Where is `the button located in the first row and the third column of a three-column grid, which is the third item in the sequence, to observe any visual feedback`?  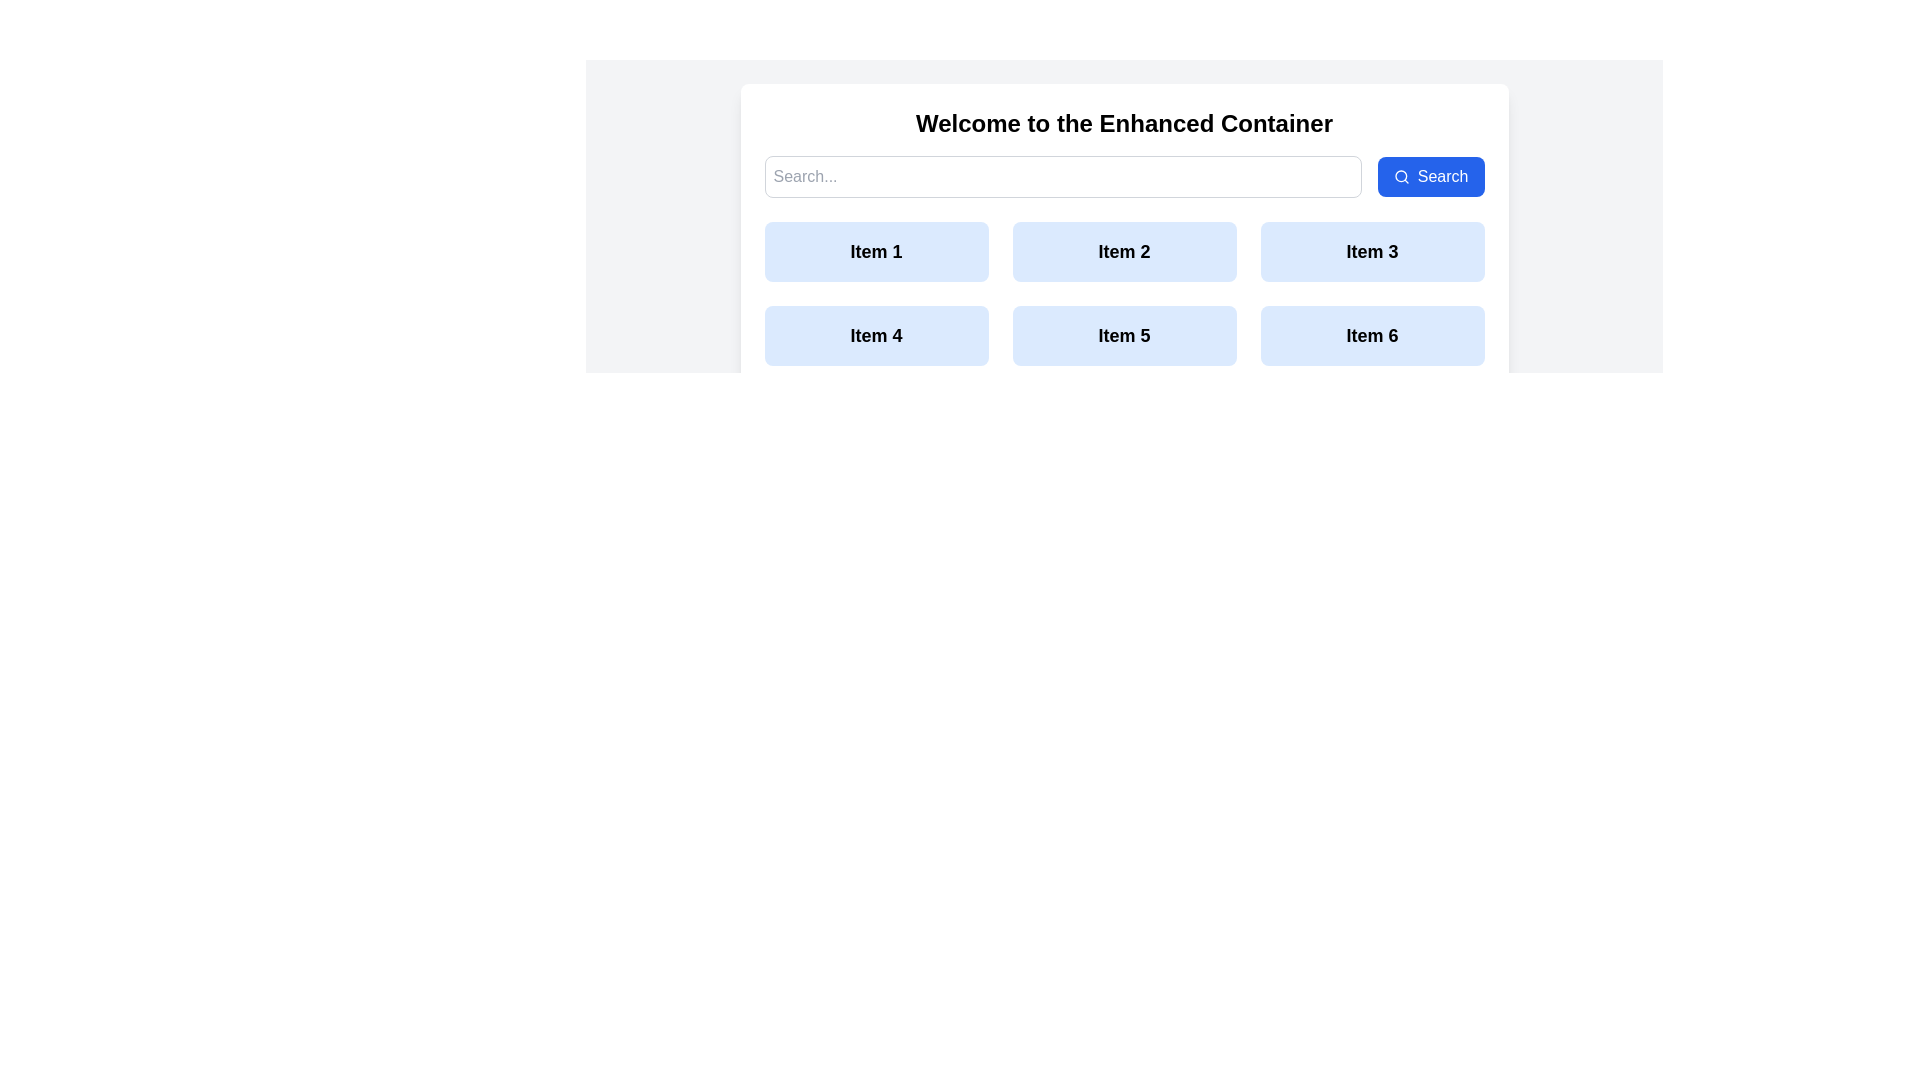 the button located in the first row and the third column of a three-column grid, which is the third item in the sequence, to observe any visual feedback is located at coordinates (1371, 250).